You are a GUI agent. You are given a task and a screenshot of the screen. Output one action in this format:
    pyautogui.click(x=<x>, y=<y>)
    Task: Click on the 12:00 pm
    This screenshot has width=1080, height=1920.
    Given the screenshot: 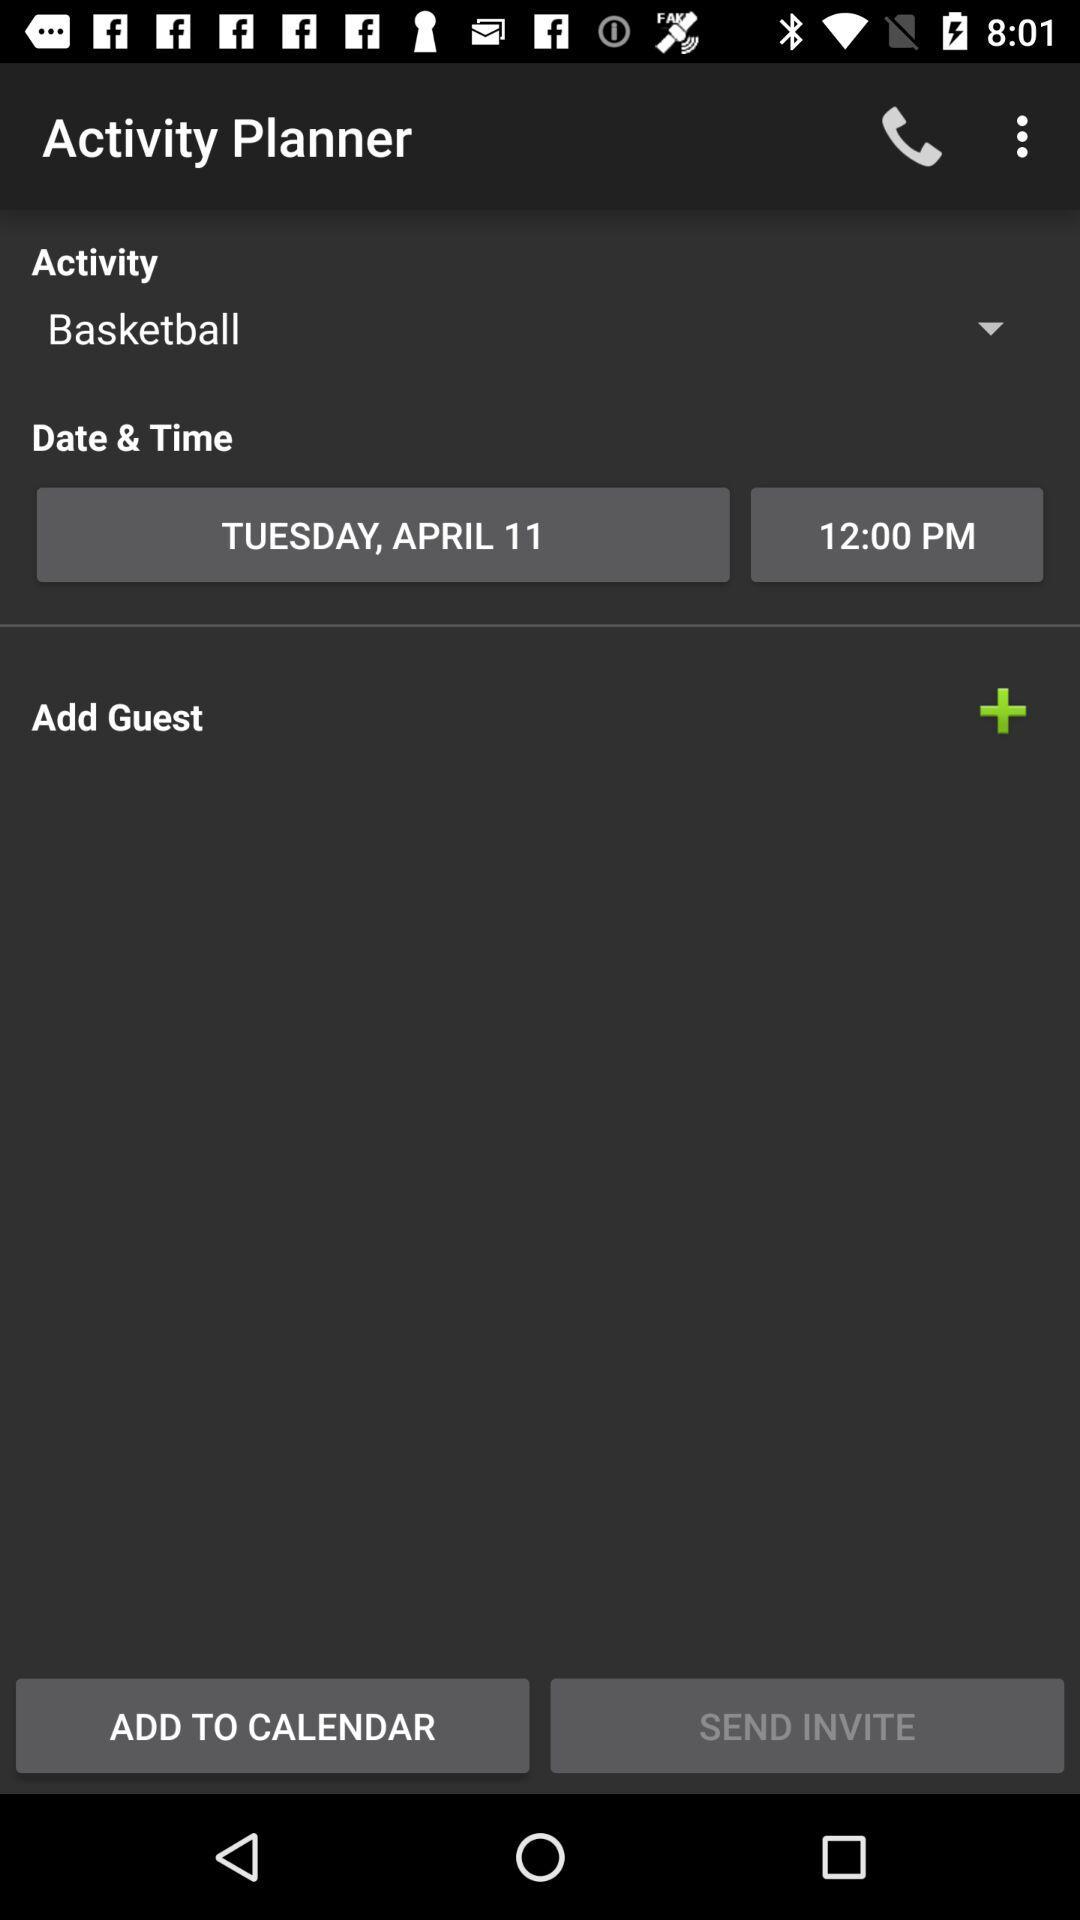 What is the action you would take?
    pyautogui.click(x=896, y=534)
    